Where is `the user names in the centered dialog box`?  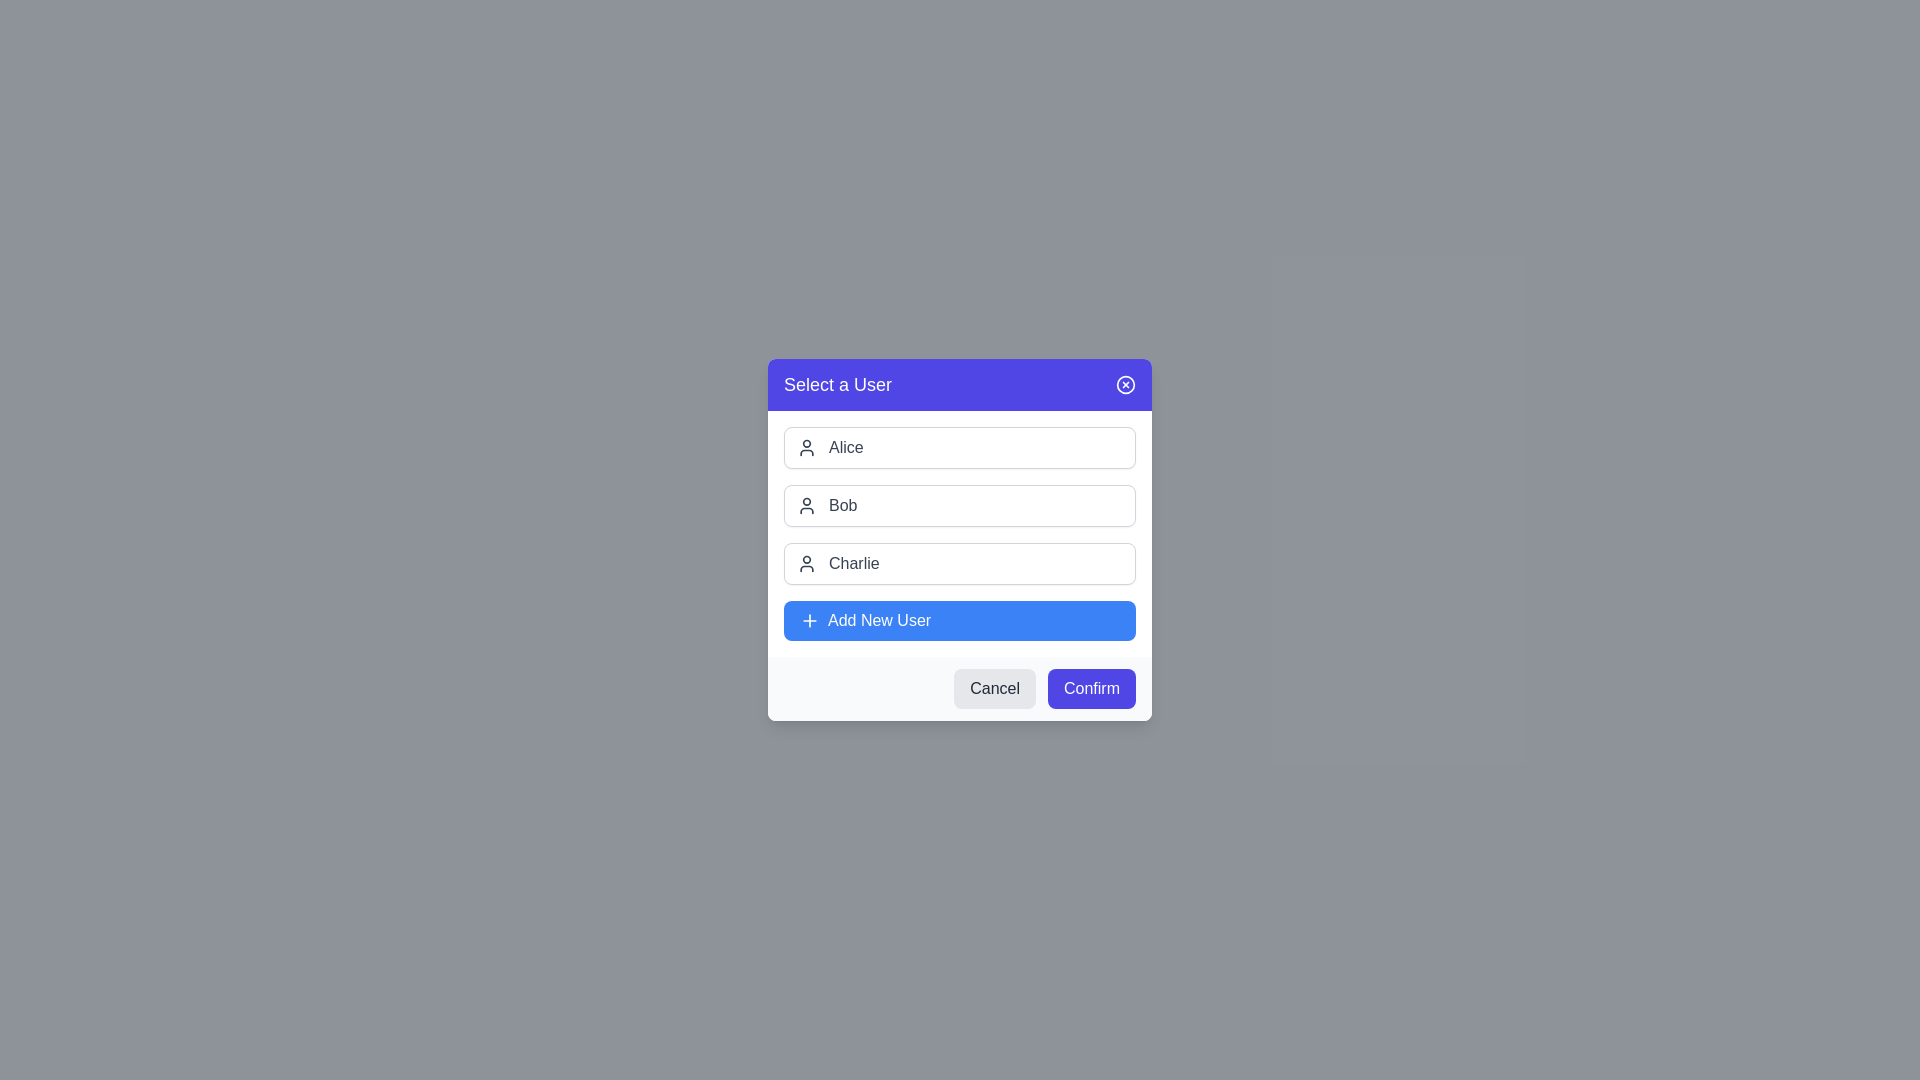 the user names in the centered dialog box is located at coordinates (960, 540).